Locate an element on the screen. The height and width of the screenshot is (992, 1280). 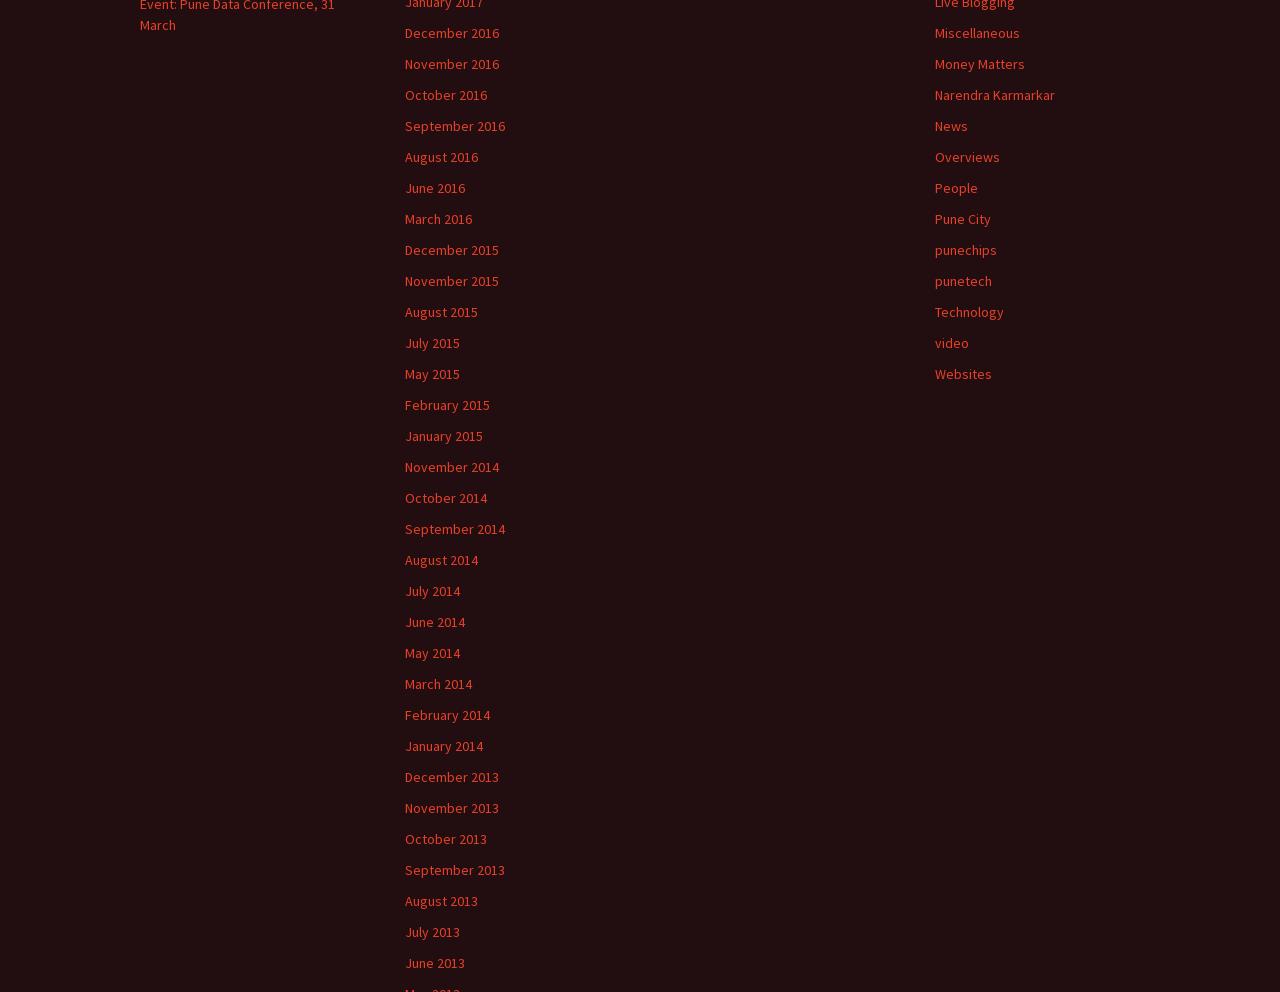
'Narendra Karmarkar' is located at coordinates (994, 94).